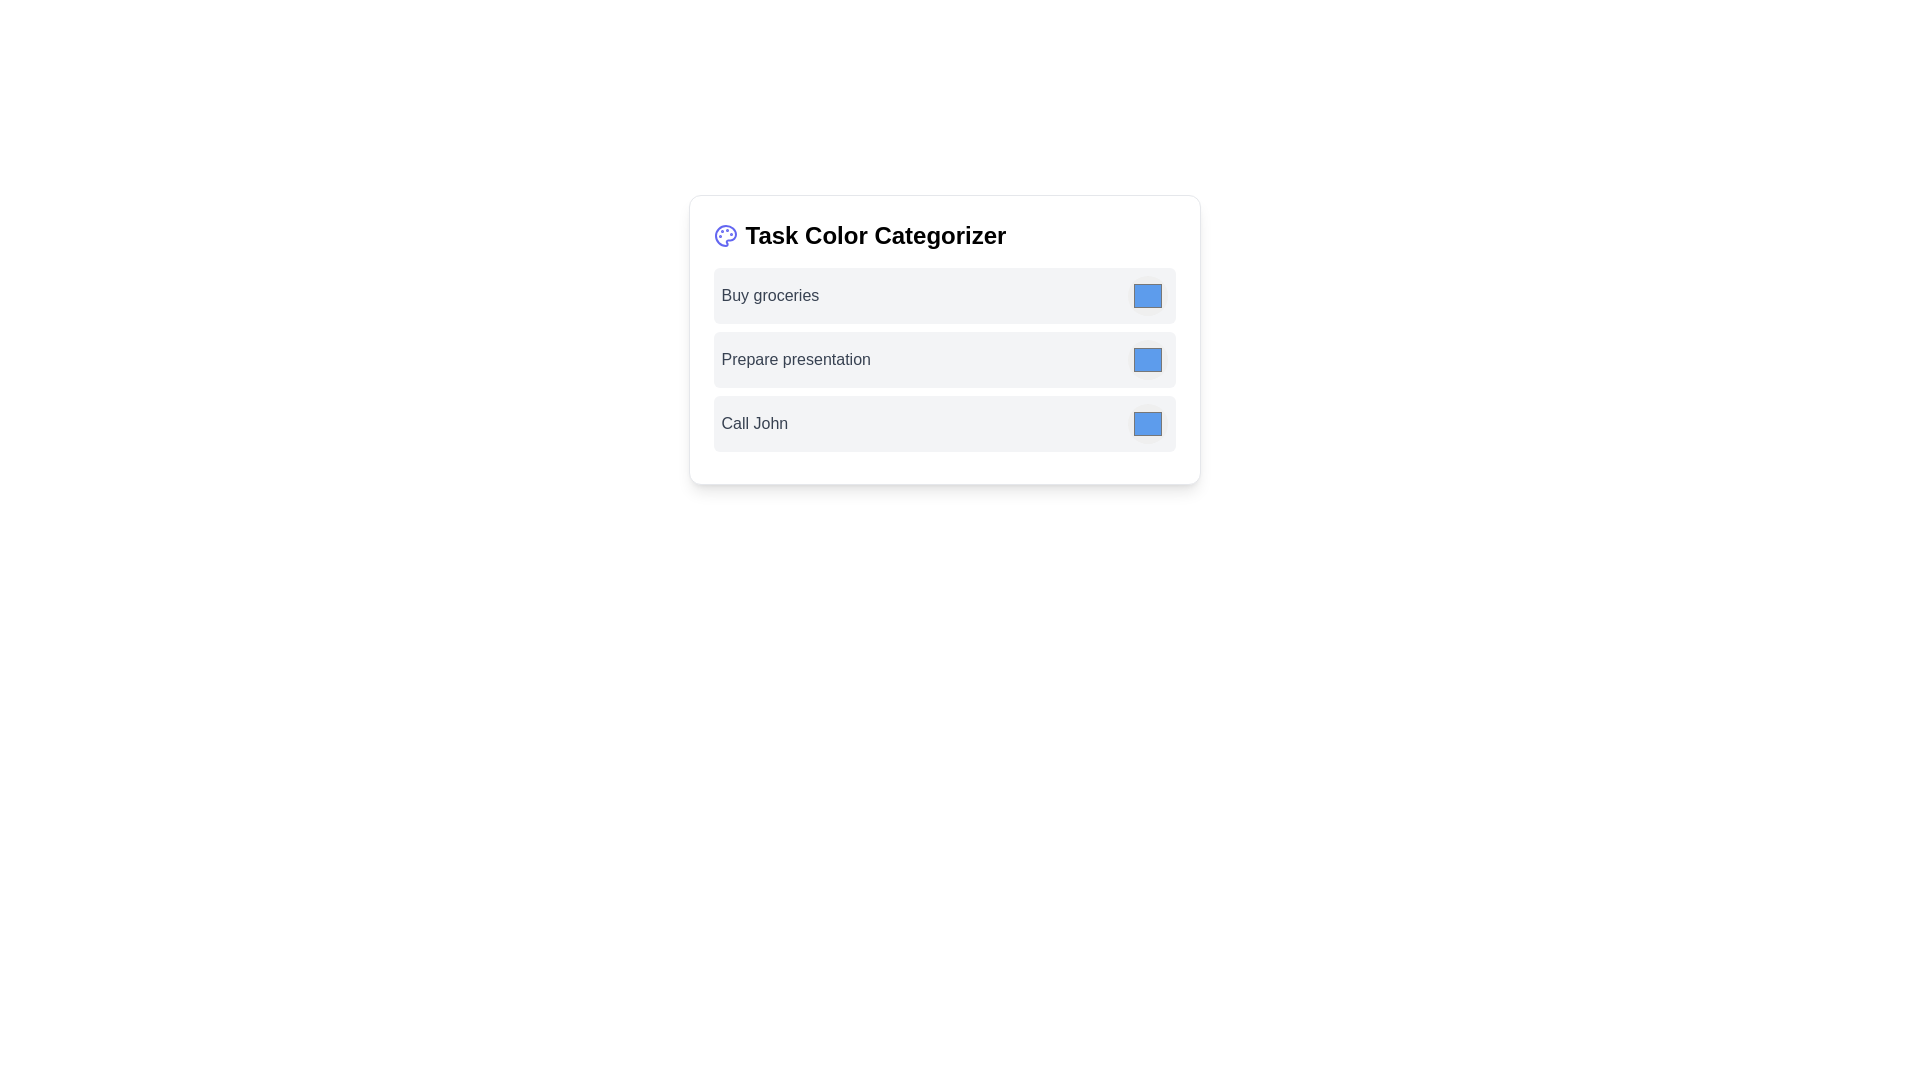 This screenshot has width=1920, height=1080. What do you see at coordinates (724, 234) in the screenshot?
I see `the indigo palette icon located to the left of the 'Task Color Categorizer' text` at bounding box center [724, 234].